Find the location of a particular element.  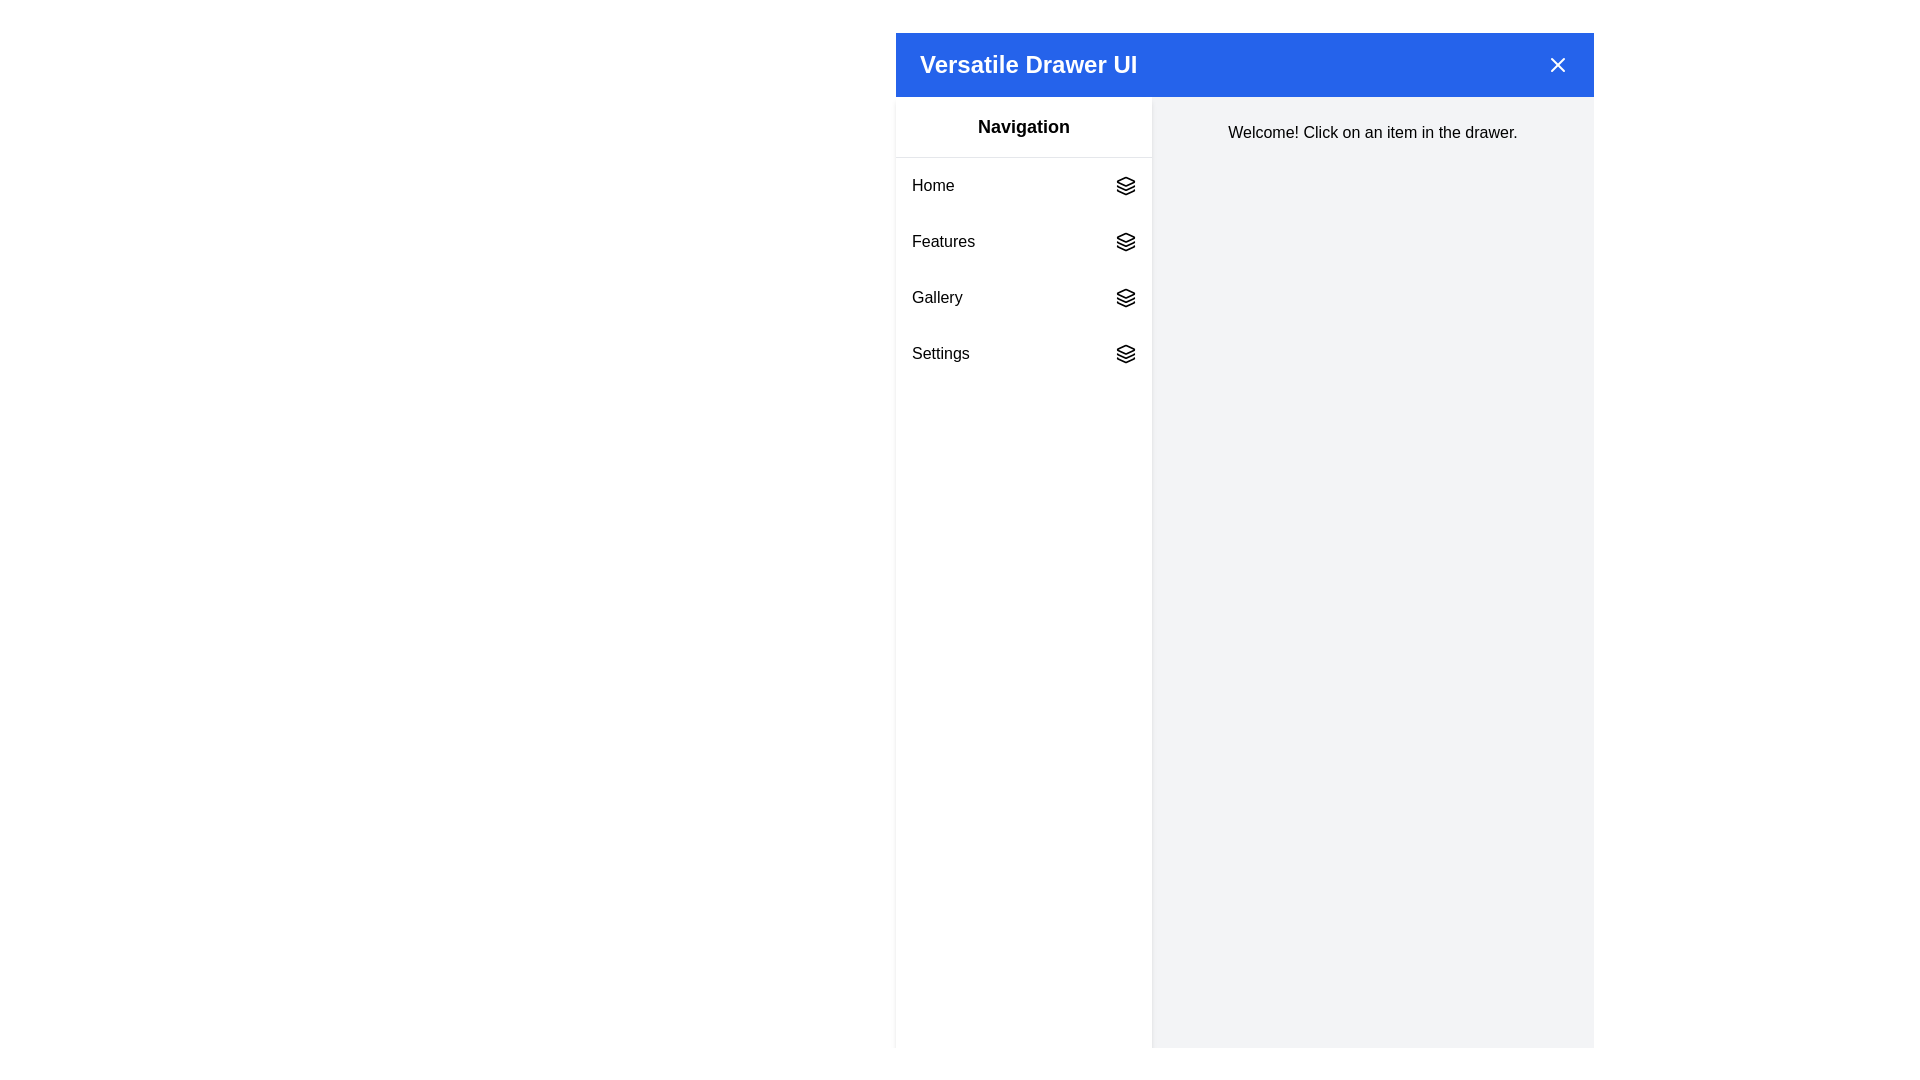

the 'Features' menu icon, which is the second icon in a vertical navigation menu located on the left side of the interface is located at coordinates (1126, 241).